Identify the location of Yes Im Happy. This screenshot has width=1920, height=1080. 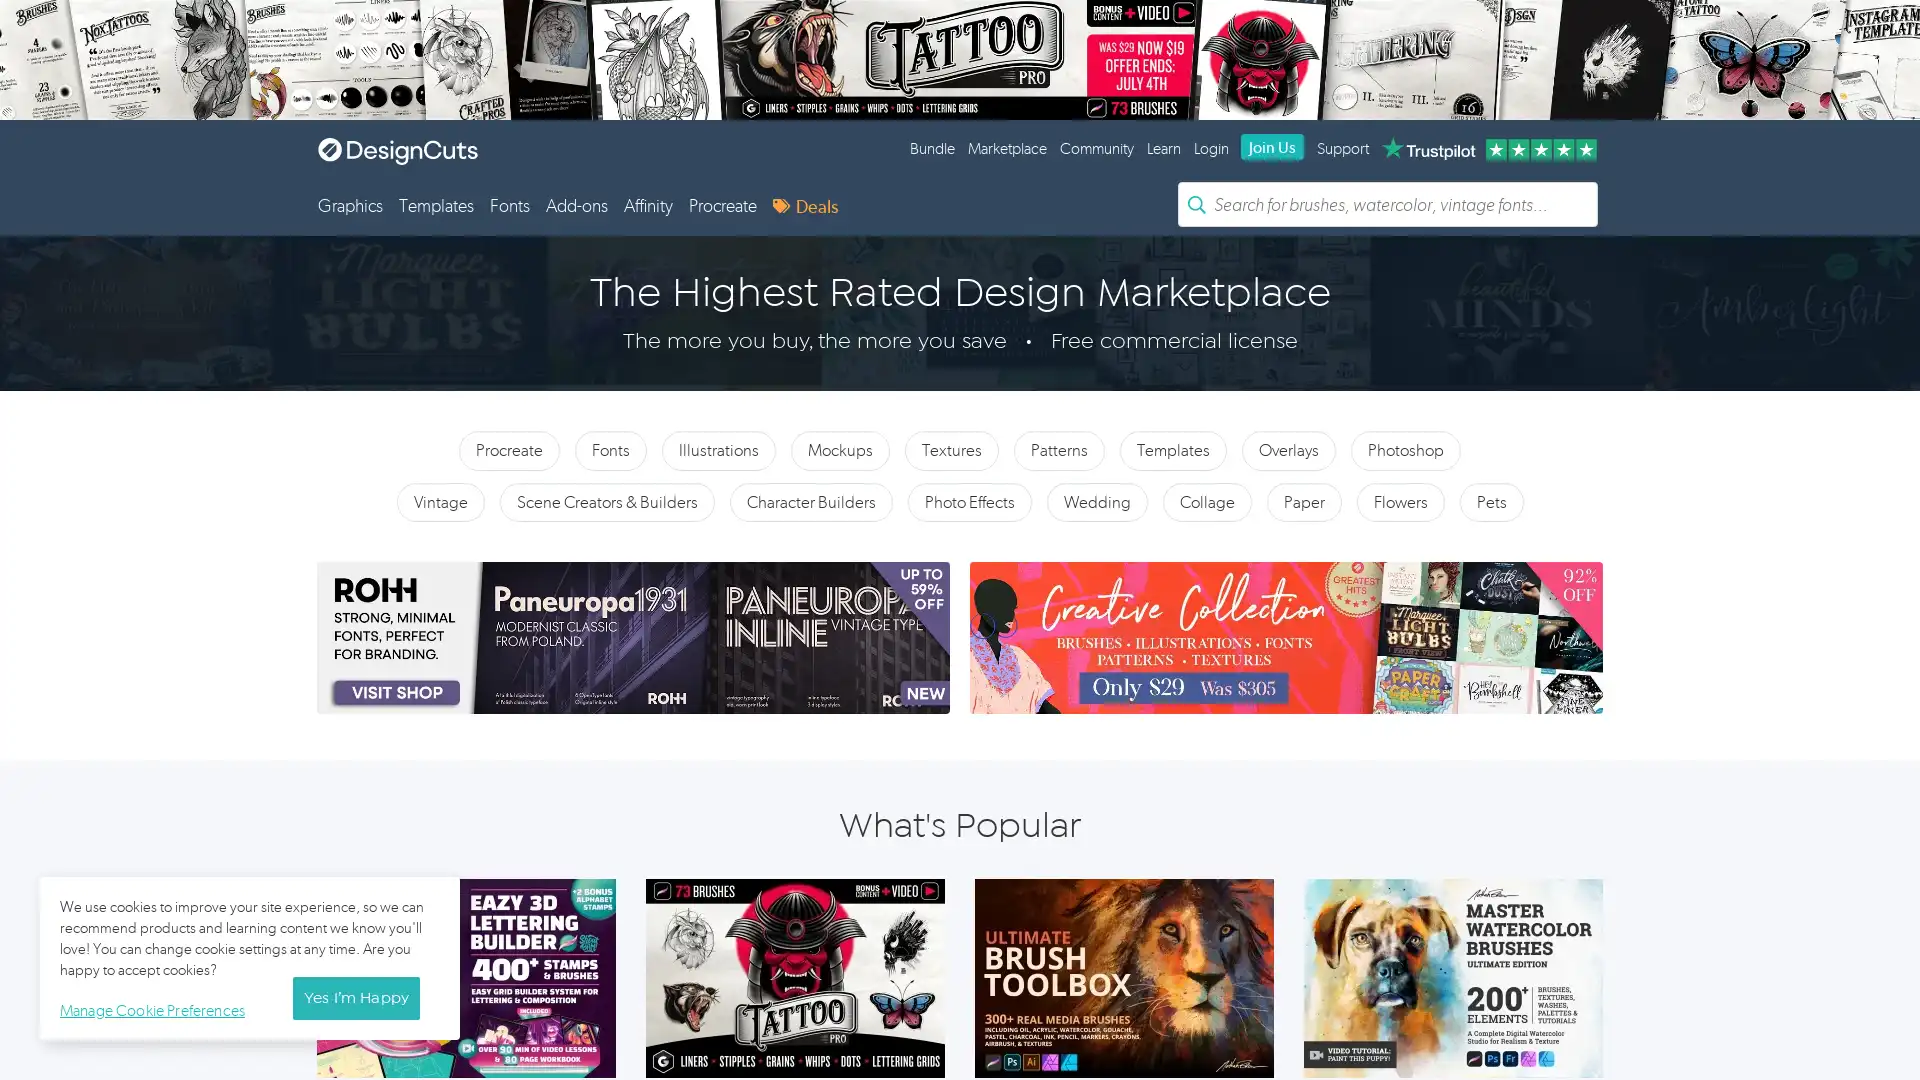
(355, 998).